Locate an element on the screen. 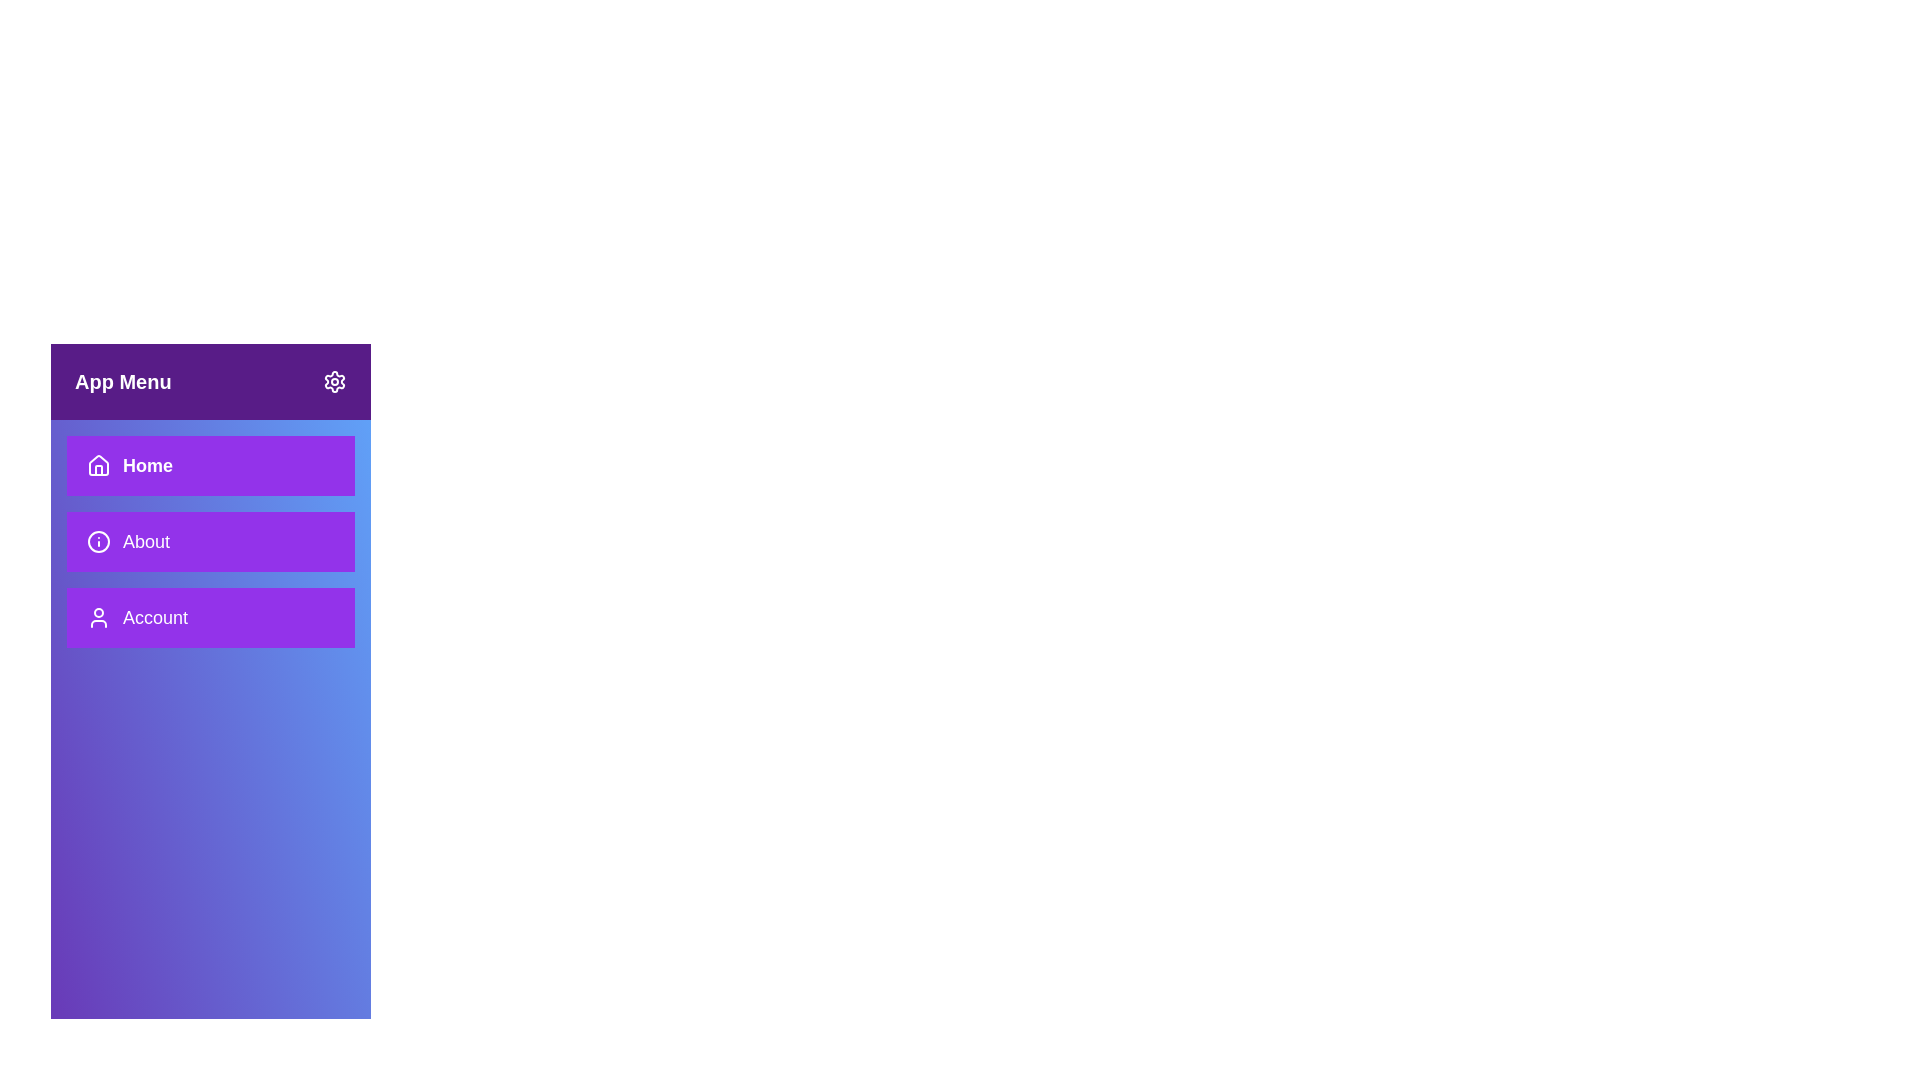 This screenshot has height=1080, width=1920. the settings icon in the sidebar is located at coordinates (335, 381).